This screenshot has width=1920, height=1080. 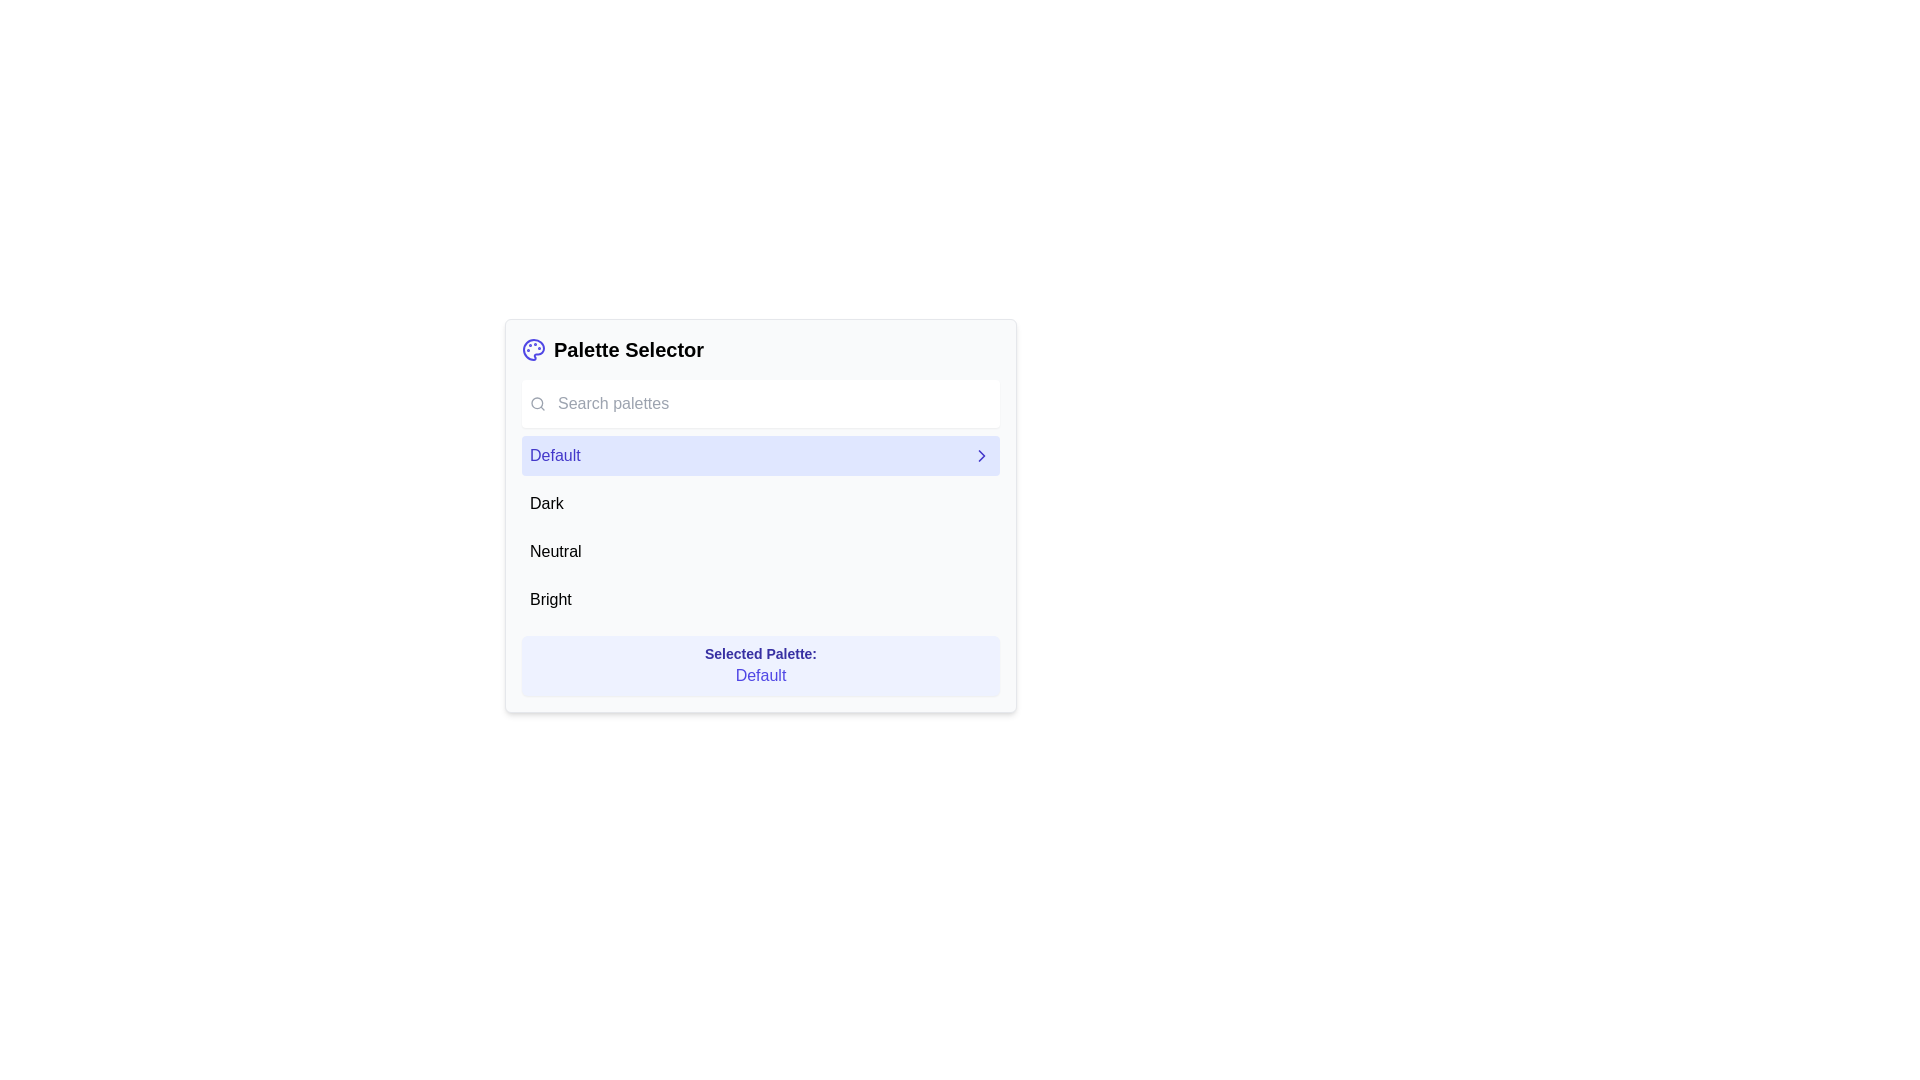 I want to click on the informational label that displays the currently selected color palette, located at the bottom of the 'Palette Selector' component, so click(x=760, y=666).